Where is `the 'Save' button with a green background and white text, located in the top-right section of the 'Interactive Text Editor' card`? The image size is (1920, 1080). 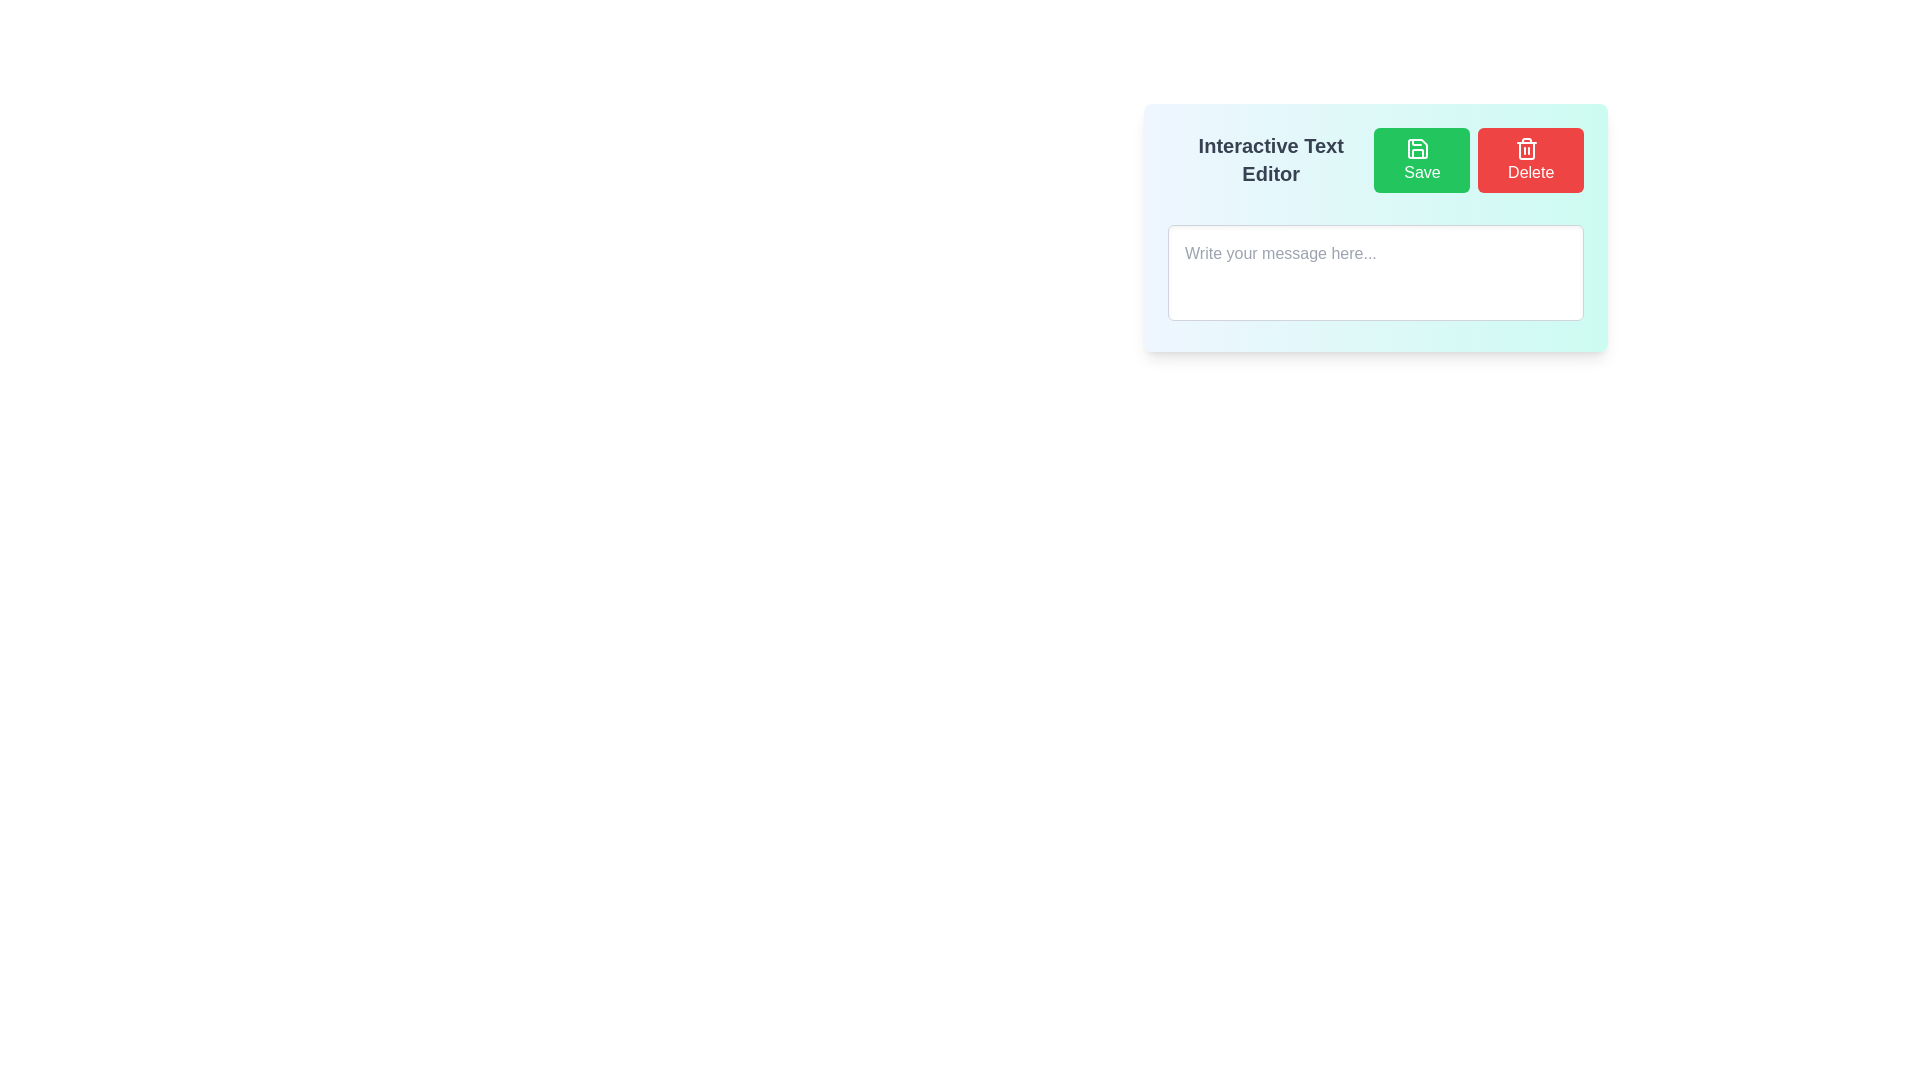
the 'Save' button with a green background and white text, located in the top-right section of the 'Interactive Text Editor' card is located at coordinates (1421, 159).